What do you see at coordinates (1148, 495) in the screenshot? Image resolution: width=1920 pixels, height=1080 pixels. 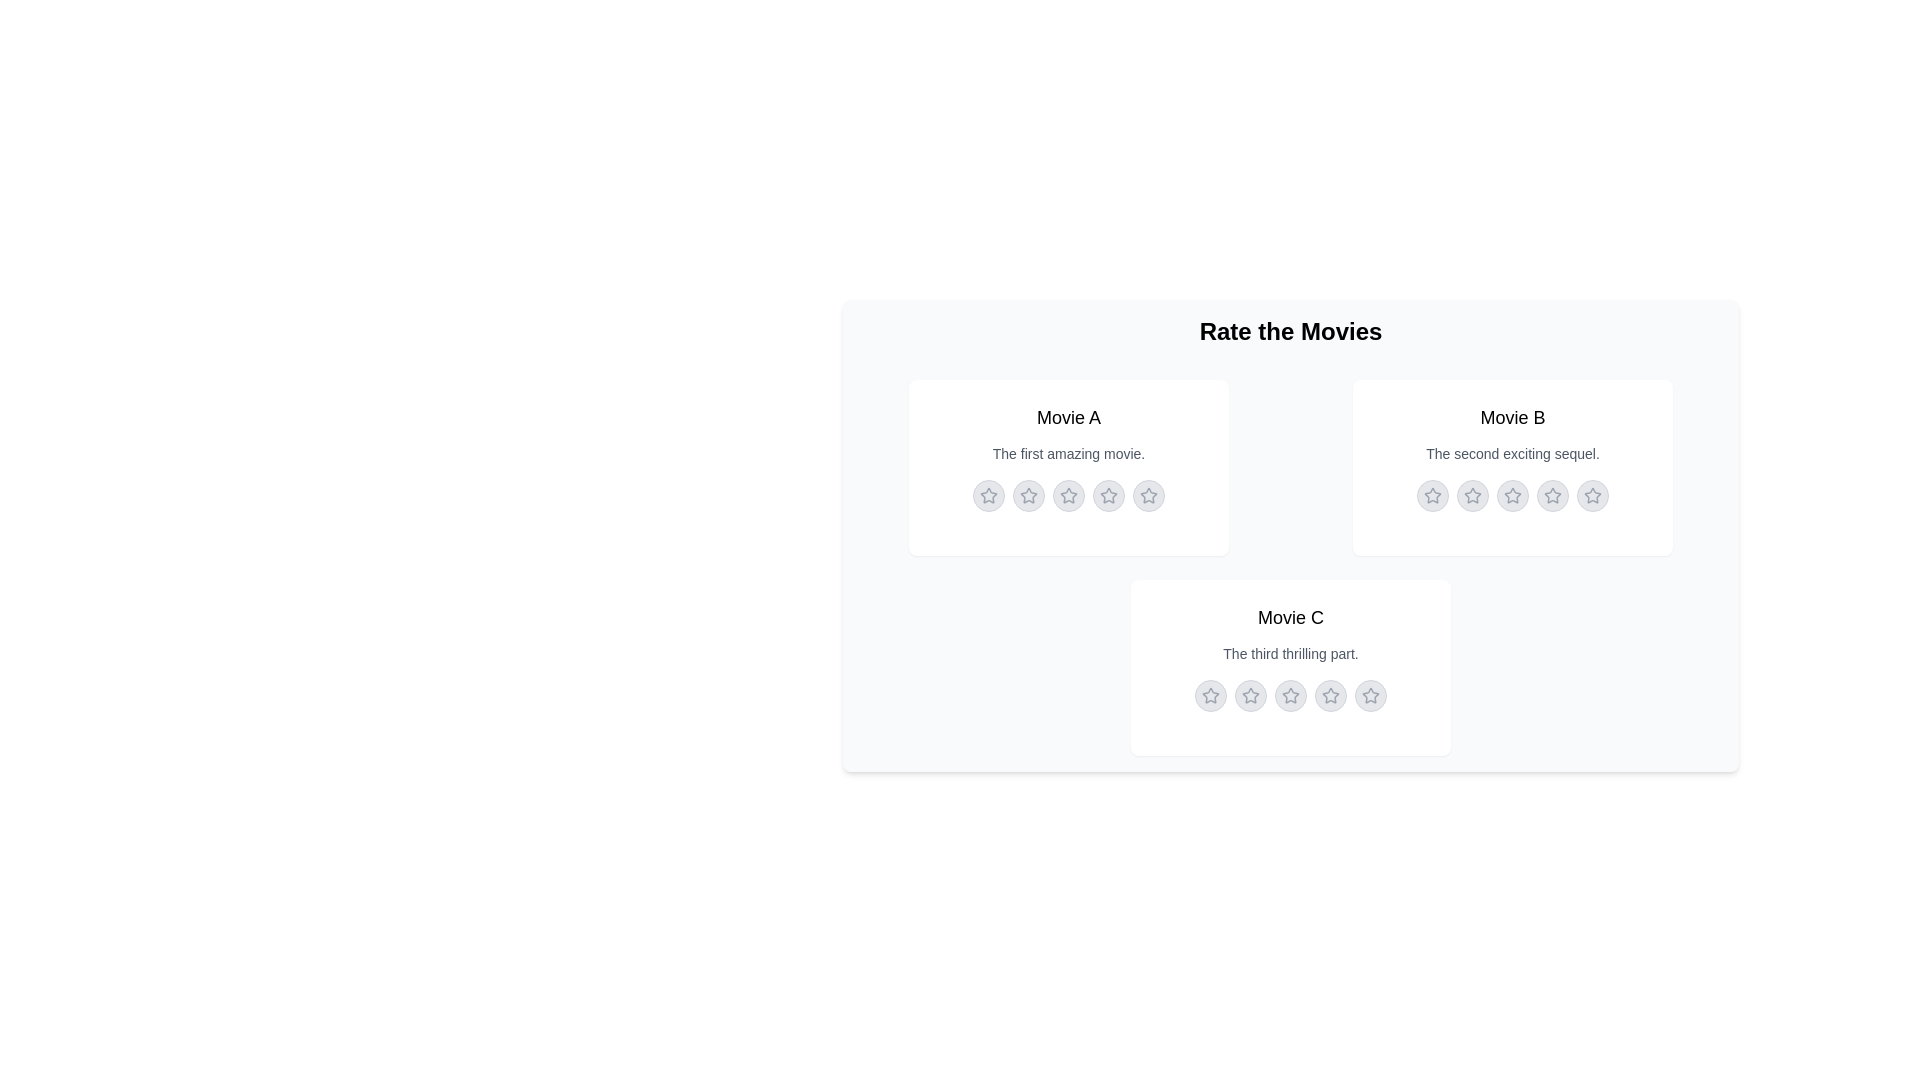 I see `the fifth Interactive SVG star icon in the rating component under 'Movie A' to rate 5` at bounding box center [1148, 495].